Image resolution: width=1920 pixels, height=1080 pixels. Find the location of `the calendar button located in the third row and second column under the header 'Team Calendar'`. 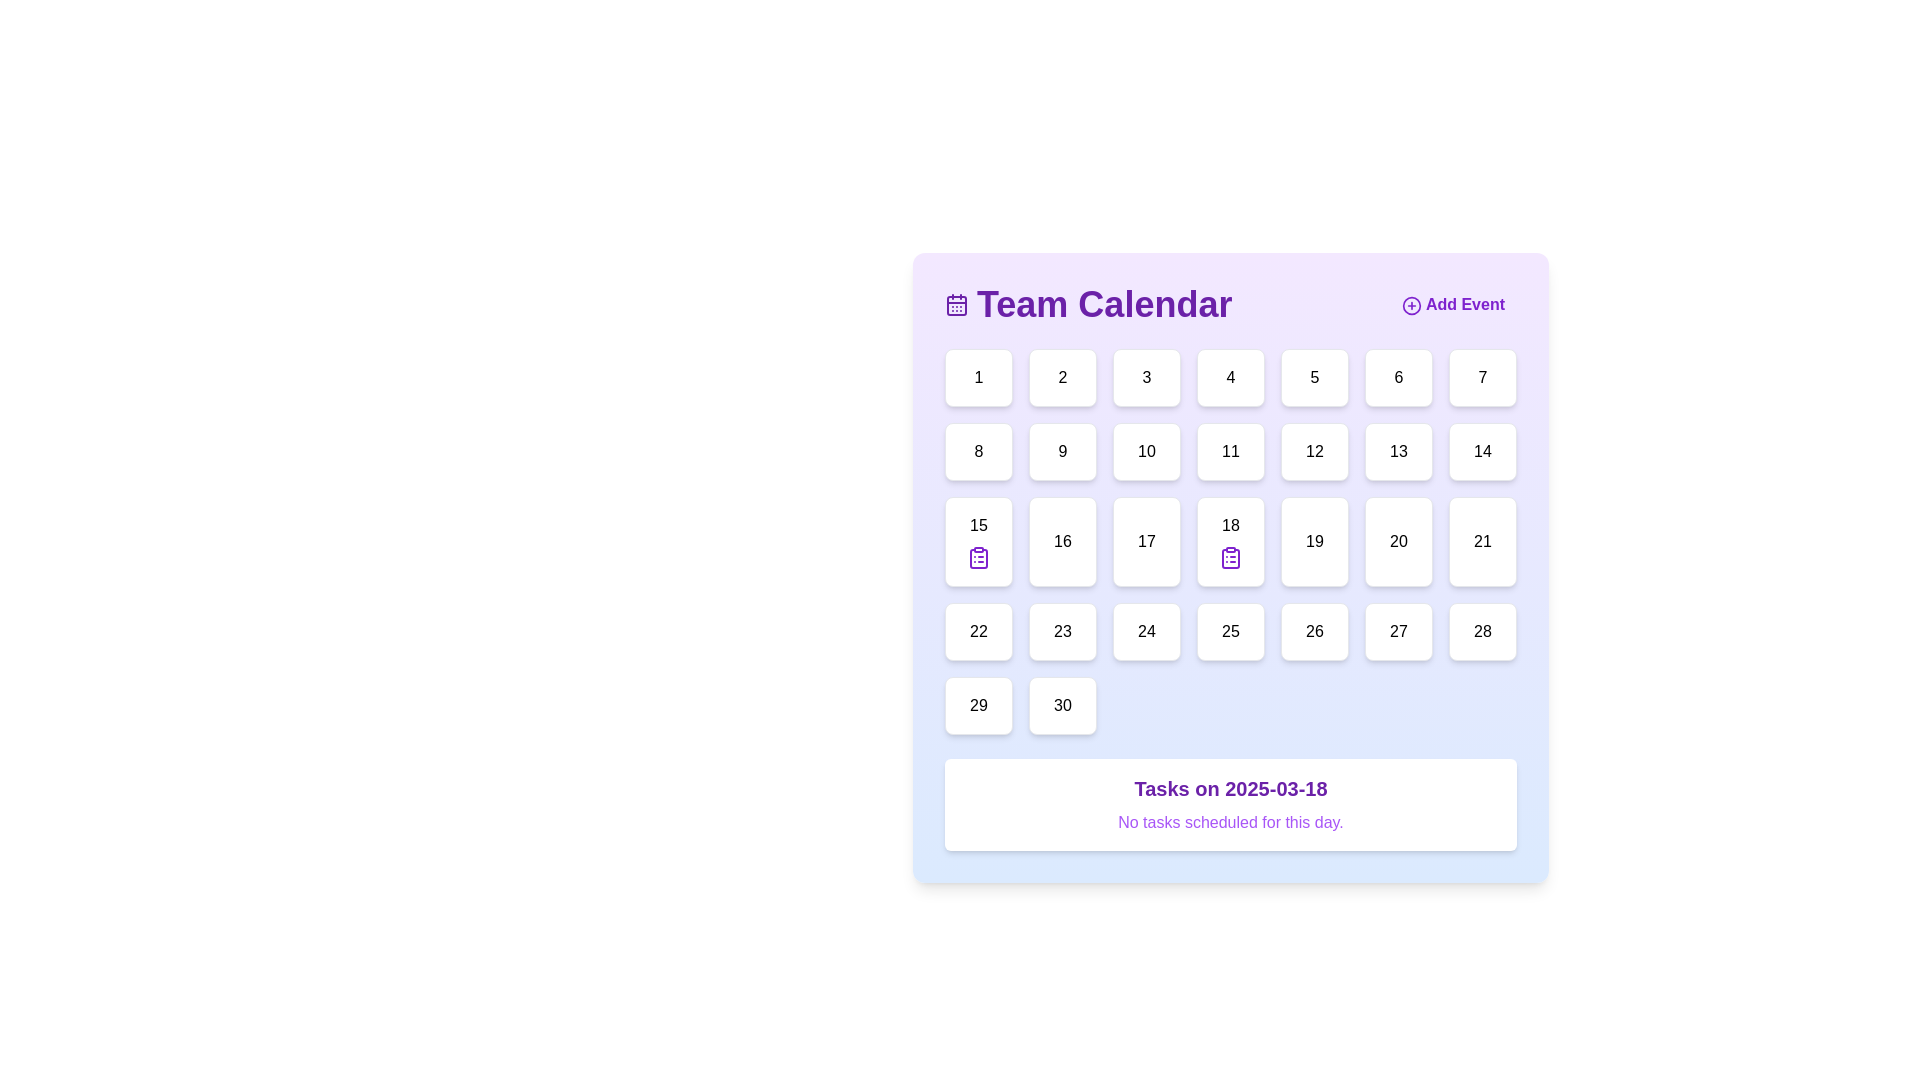

the calendar button located in the third row and second column under the header 'Team Calendar' is located at coordinates (1061, 542).